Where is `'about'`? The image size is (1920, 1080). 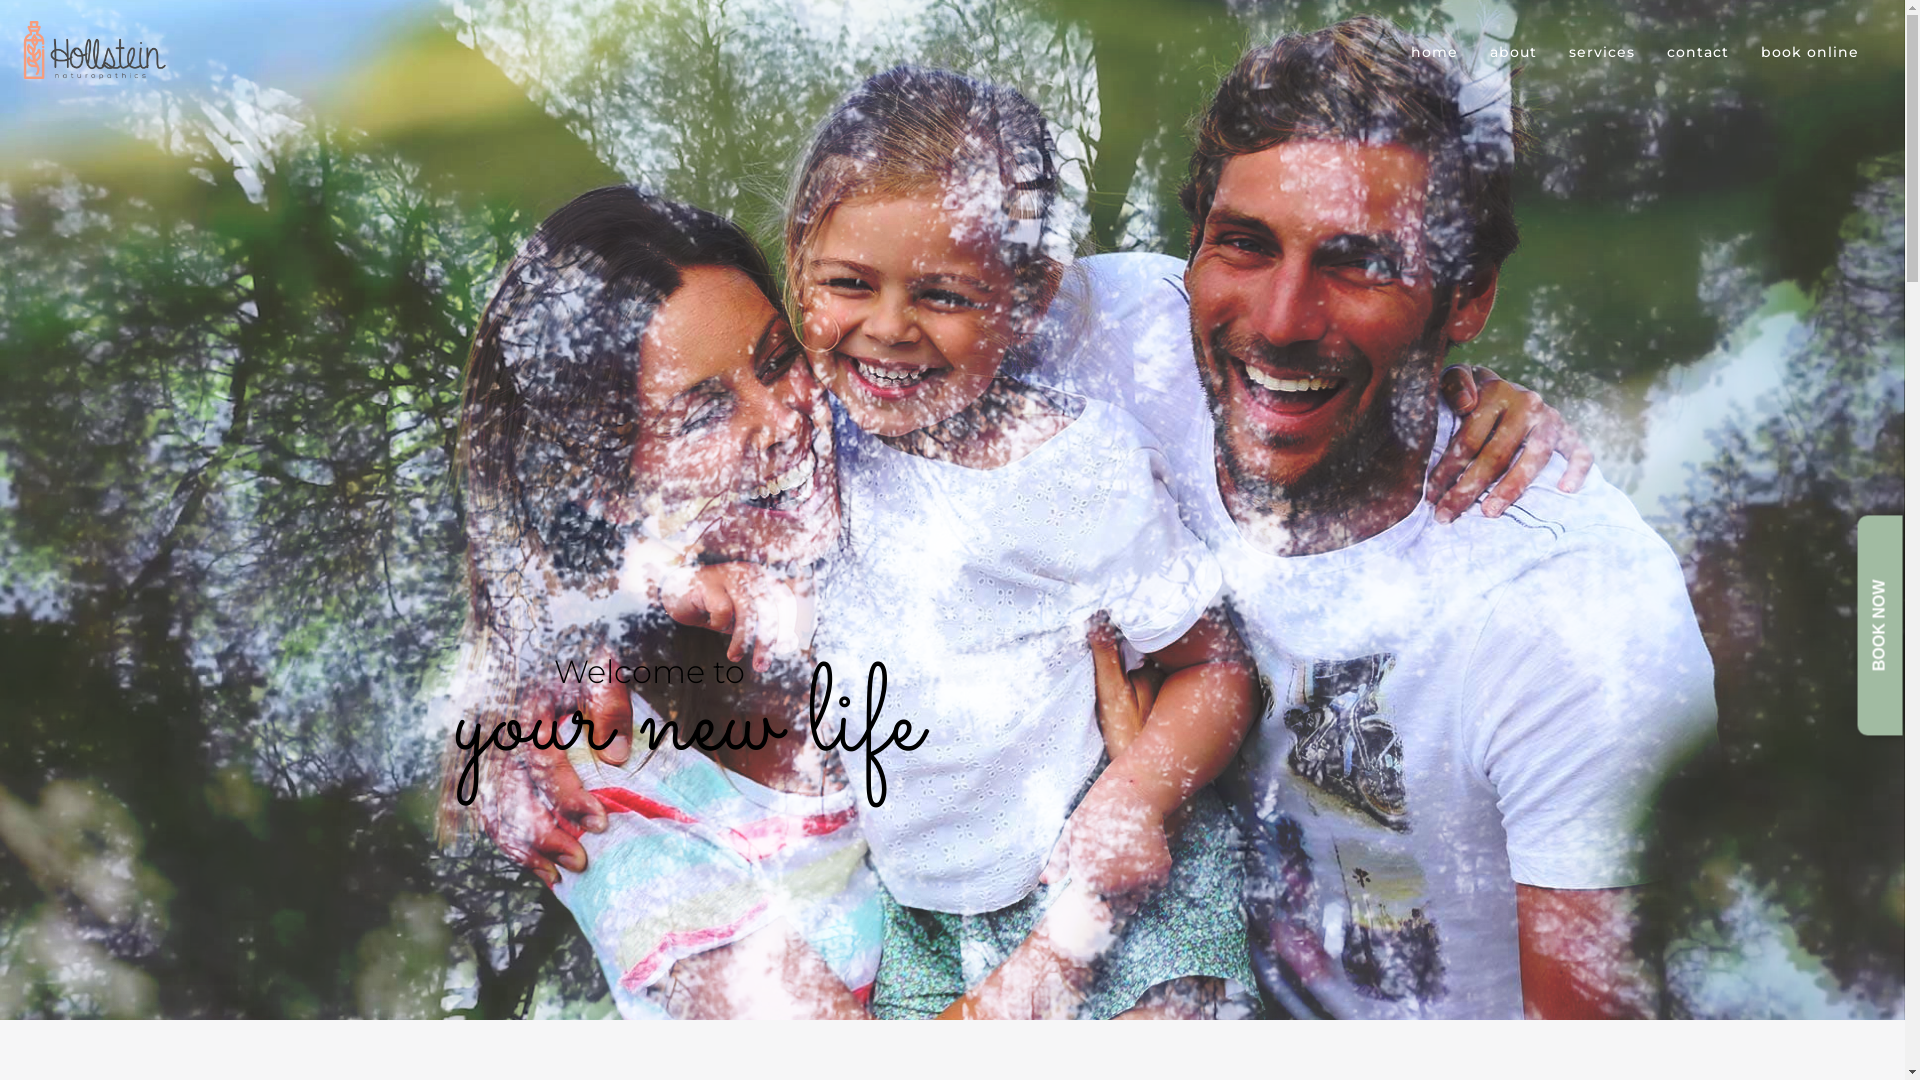 'about' is located at coordinates (1513, 49).